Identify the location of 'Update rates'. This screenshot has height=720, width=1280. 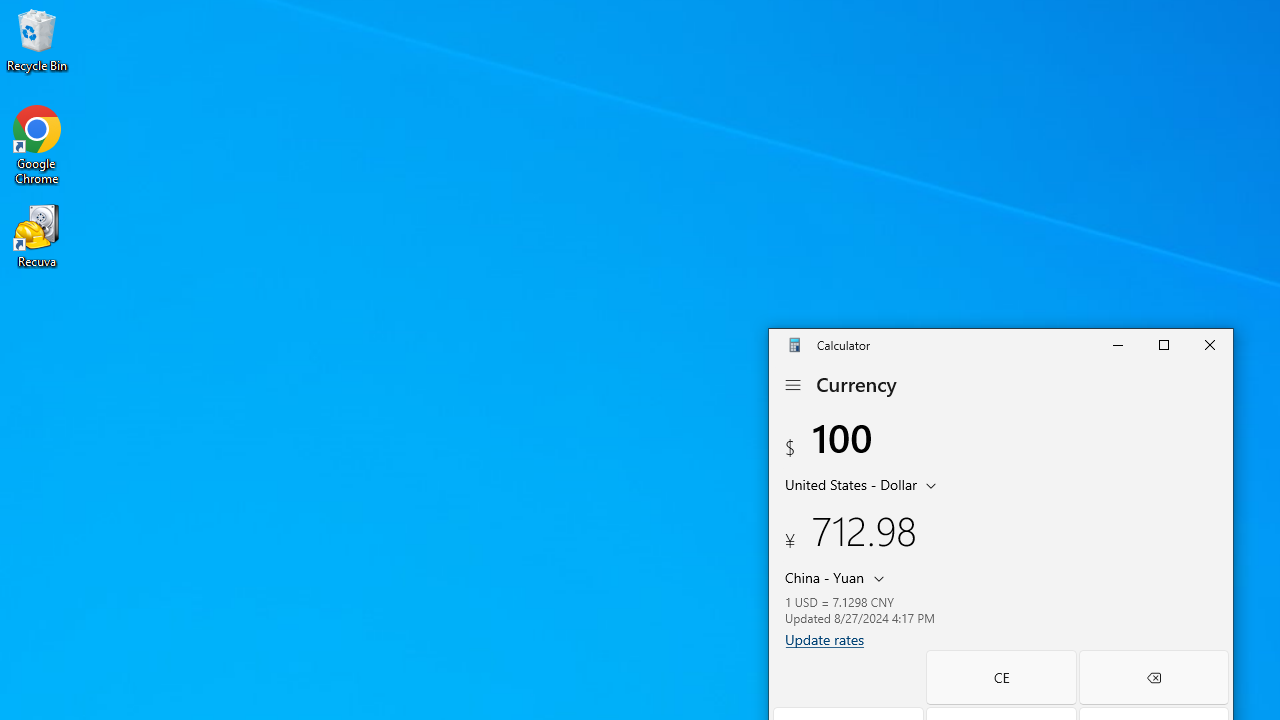
(824, 639).